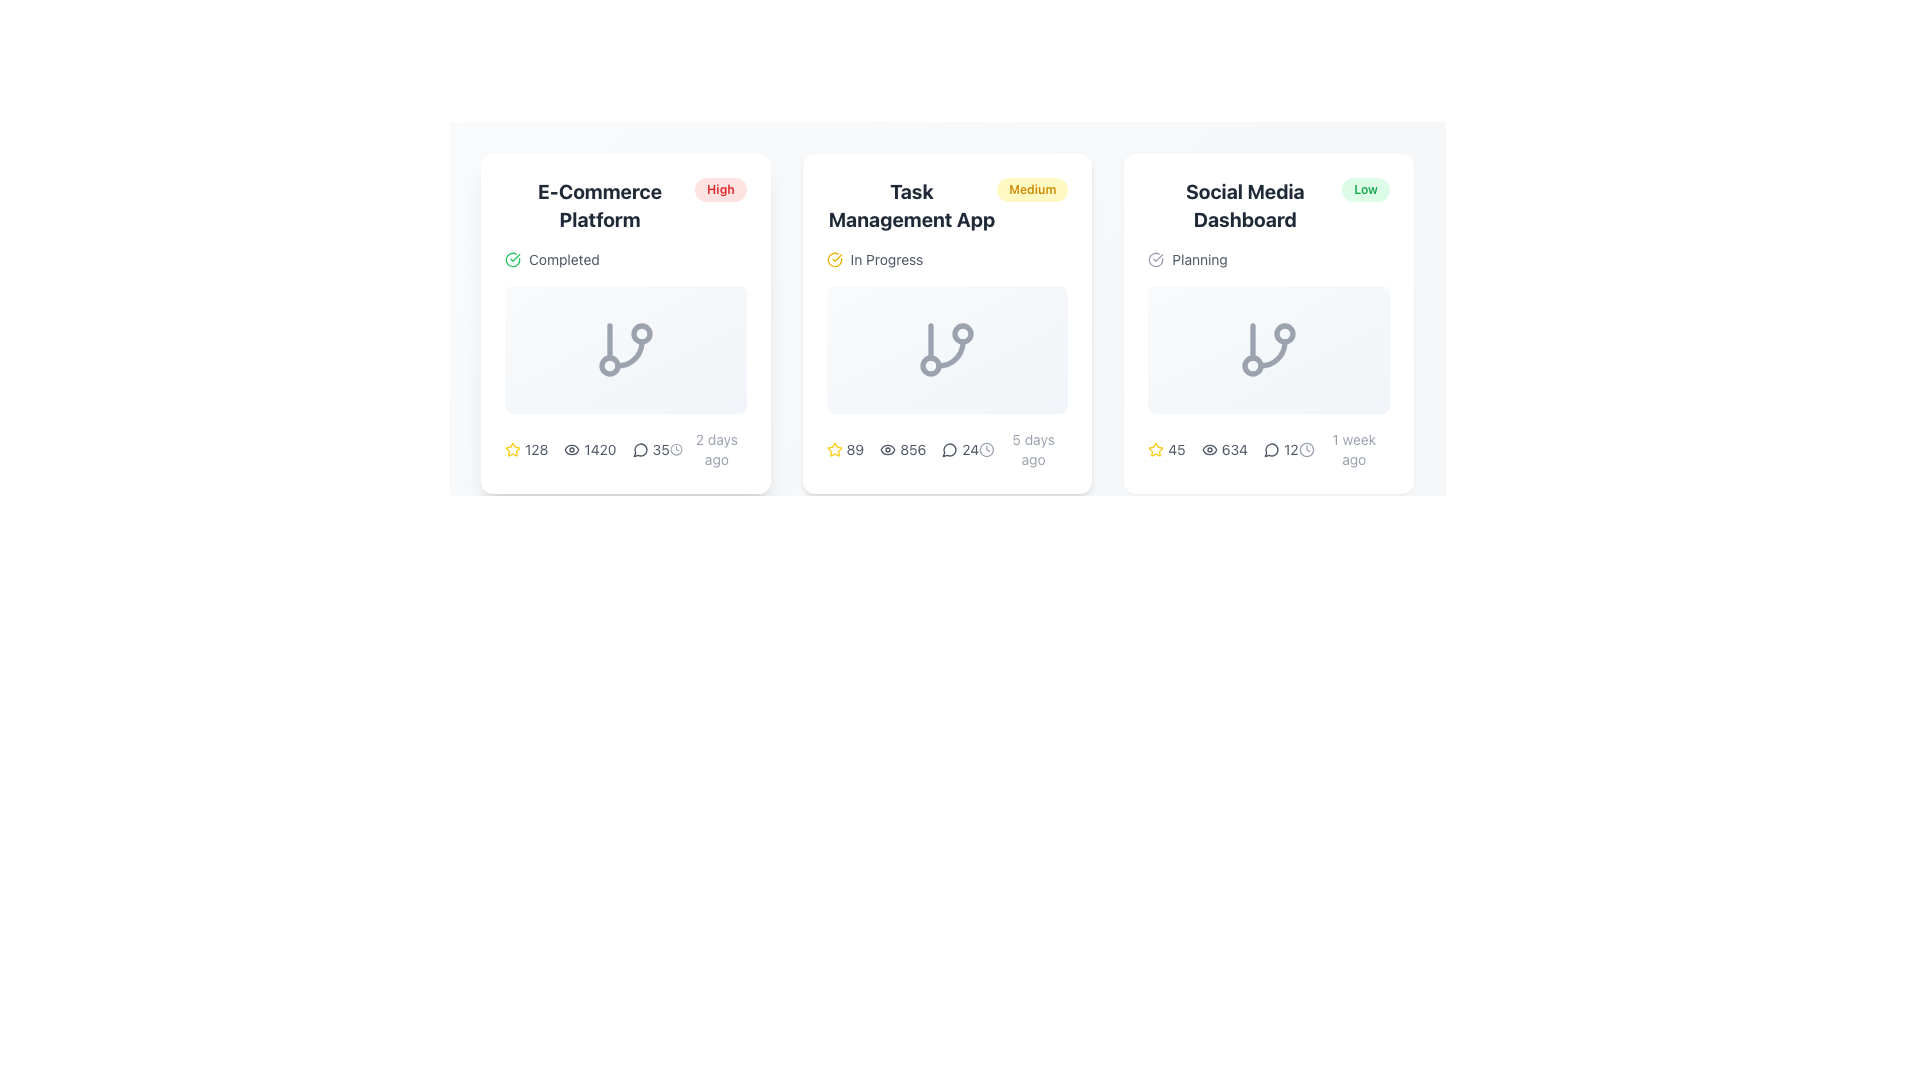  What do you see at coordinates (911, 205) in the screenshot?
I see `the bold text label displaying 'Task Management App' which is prominently located at the top-center of the middle column in the interface` at bounding box center [911, 205].